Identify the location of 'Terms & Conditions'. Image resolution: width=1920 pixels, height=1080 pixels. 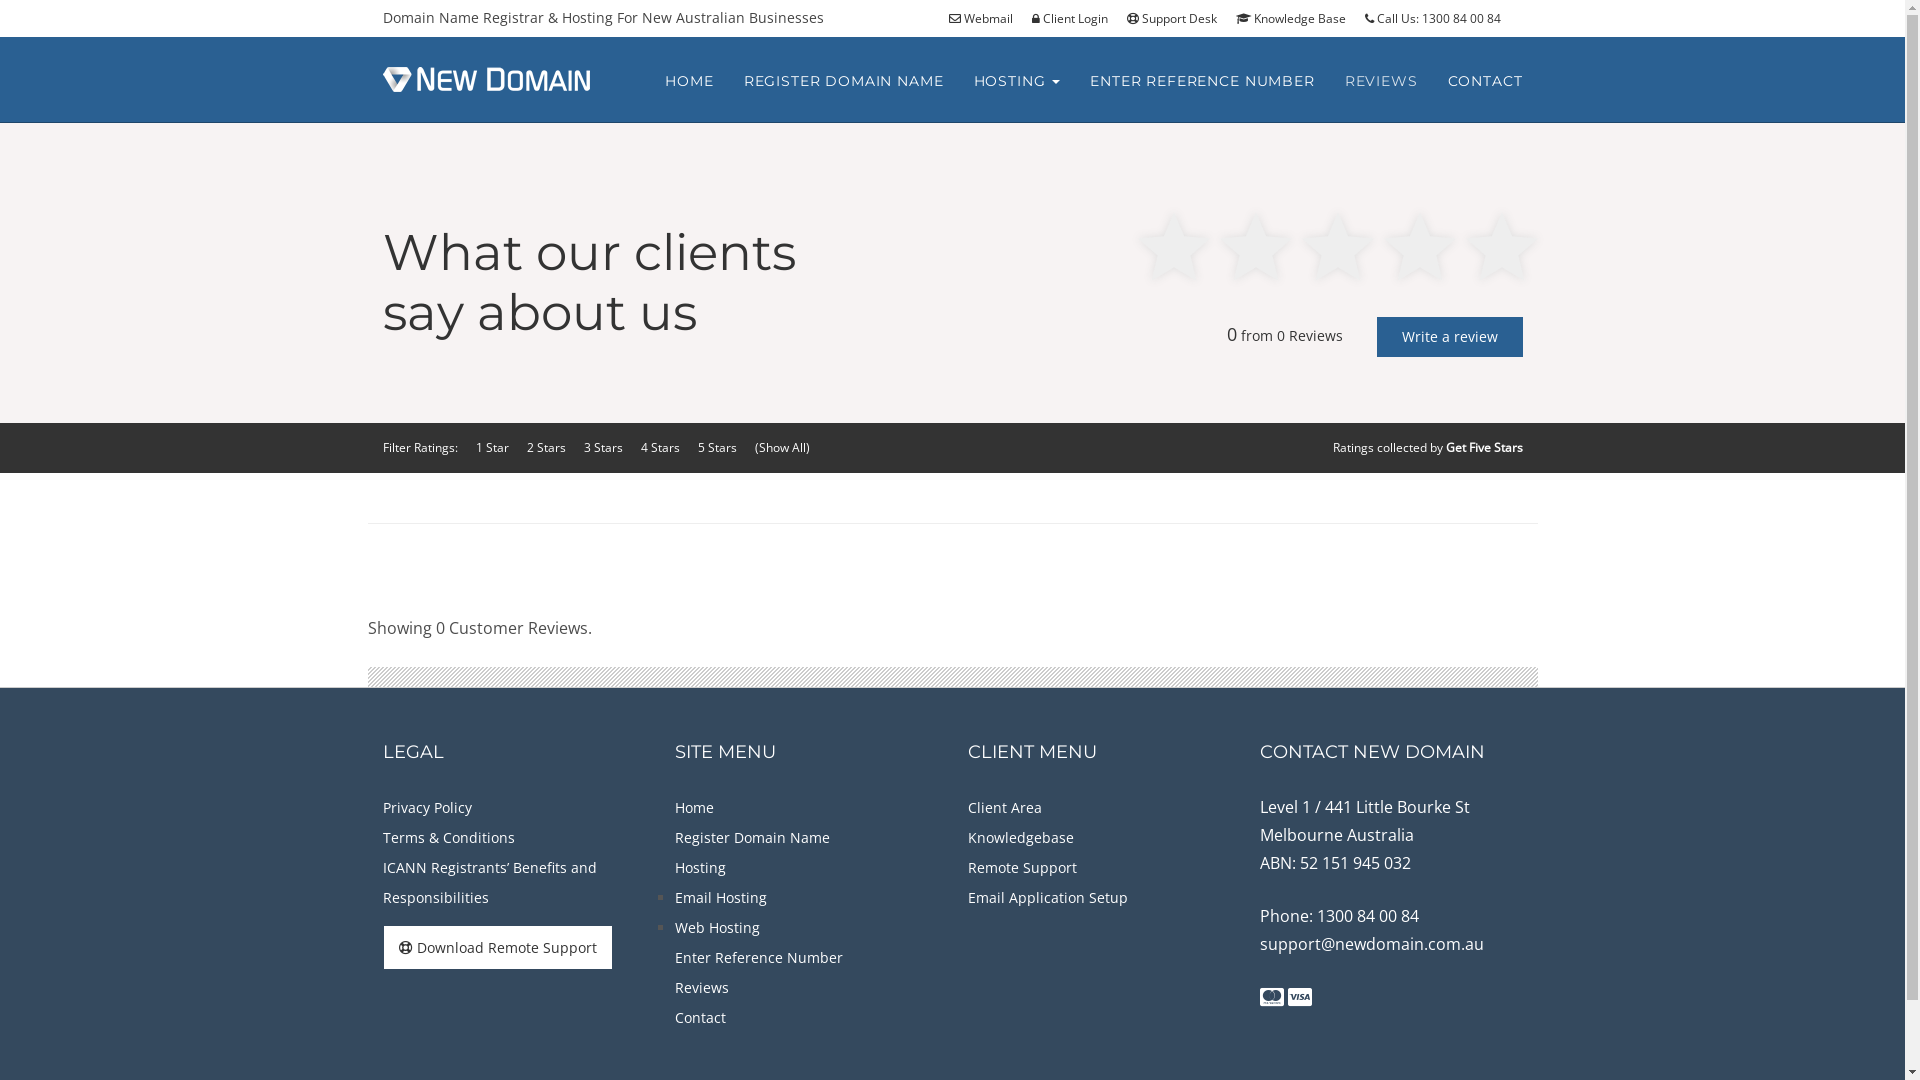
(446, 837).